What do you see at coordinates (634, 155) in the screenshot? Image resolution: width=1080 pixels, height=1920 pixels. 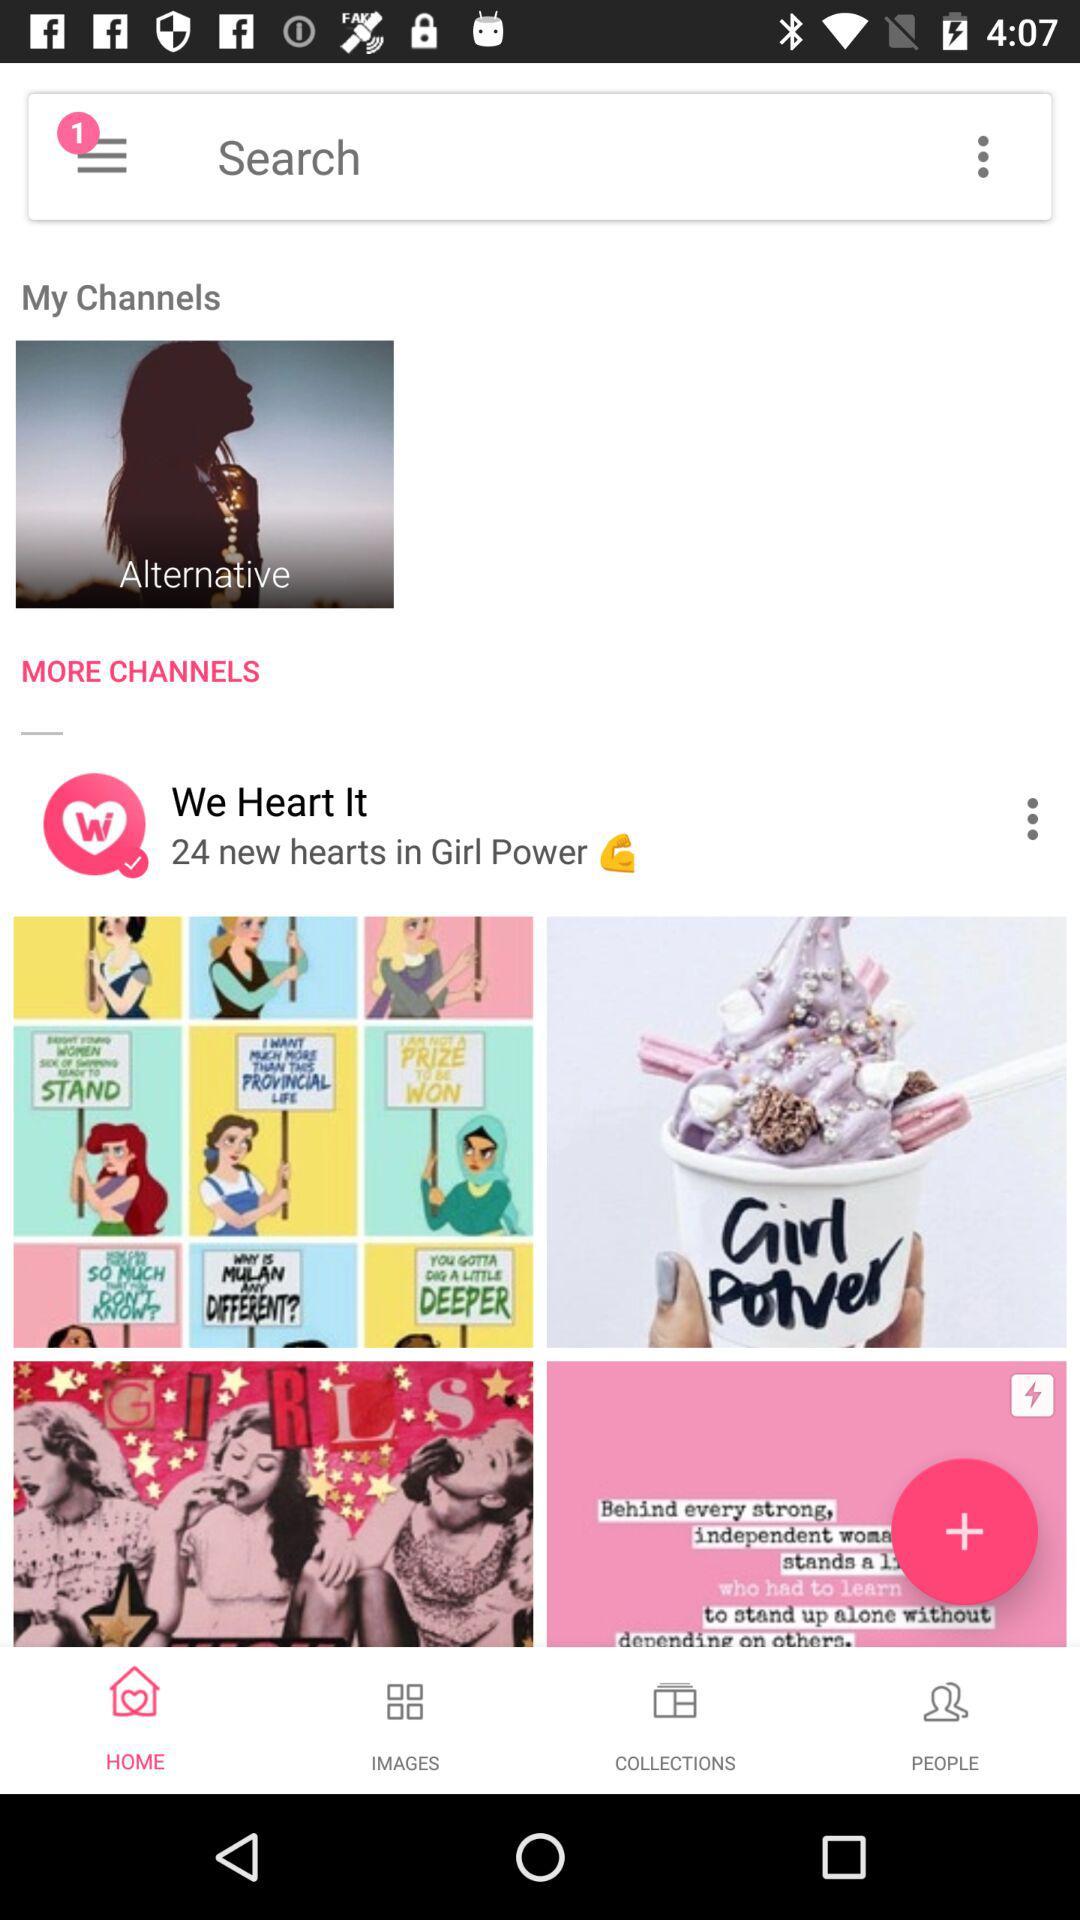 I see `clique aqui para fazer buscas` at bounding box center [634, 155].